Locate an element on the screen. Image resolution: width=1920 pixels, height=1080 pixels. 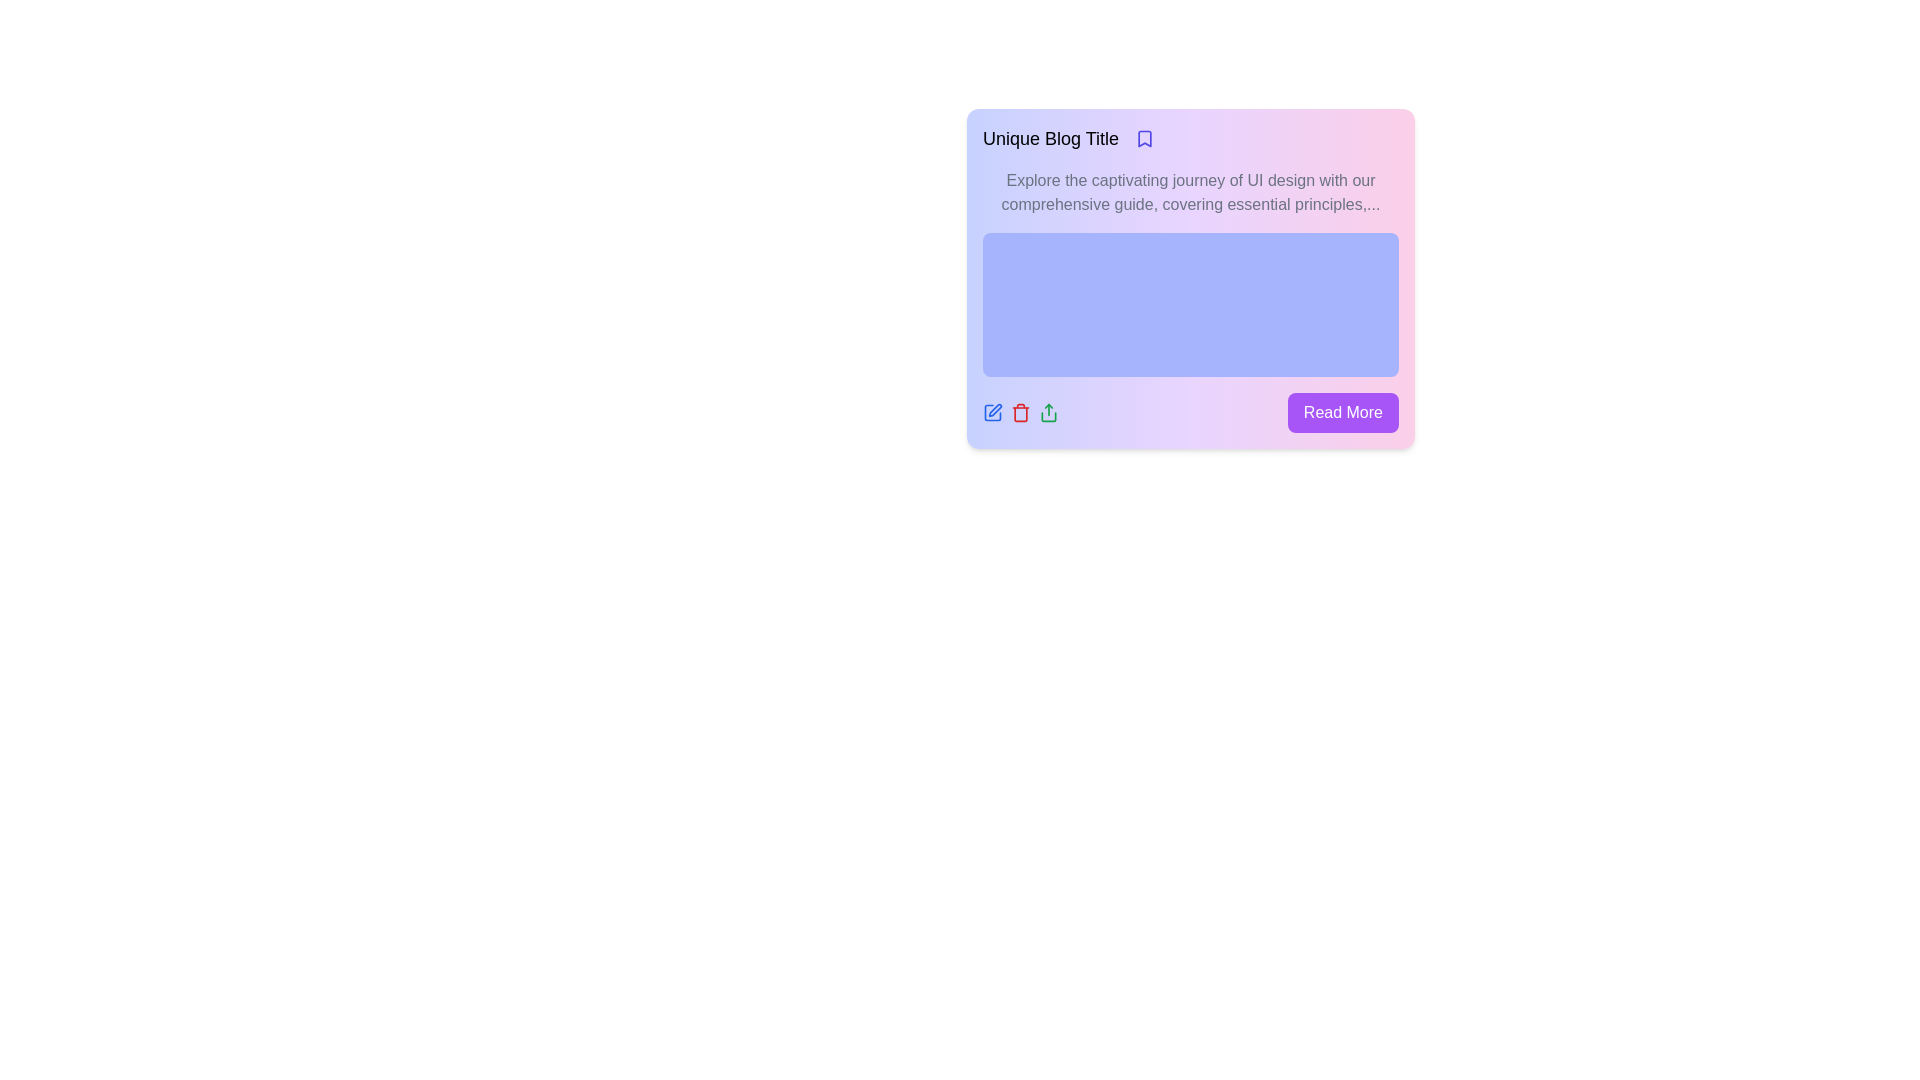
the delete icon button located in the bottom-left section of the card-like interface, which is the second element in the row of icons is located at coordinates (1021, 411).